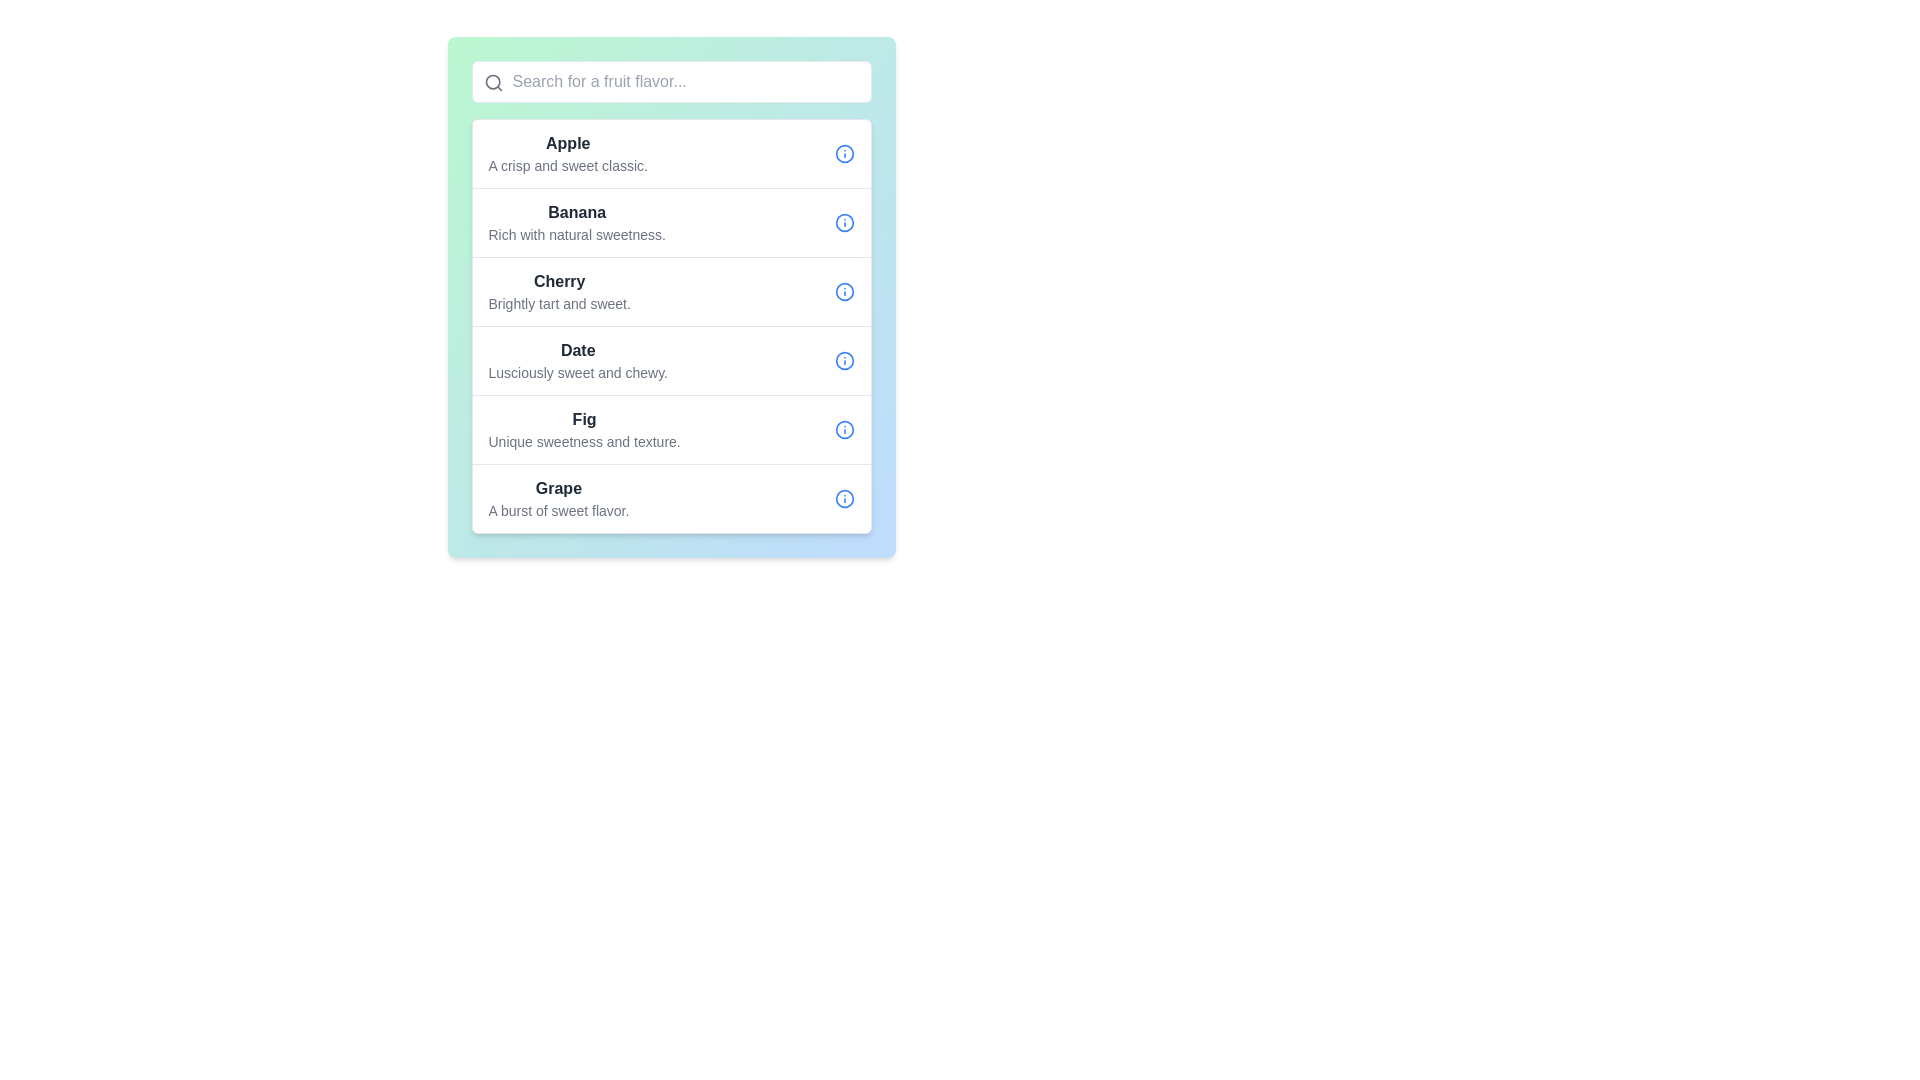 This screenshot has height=1080, width=1920. I want to click on the information icon located to the right of the header 'Fig' in the fifth list item, which contains additional information about 'Unique sweetness and texture.', so click(671, 428).